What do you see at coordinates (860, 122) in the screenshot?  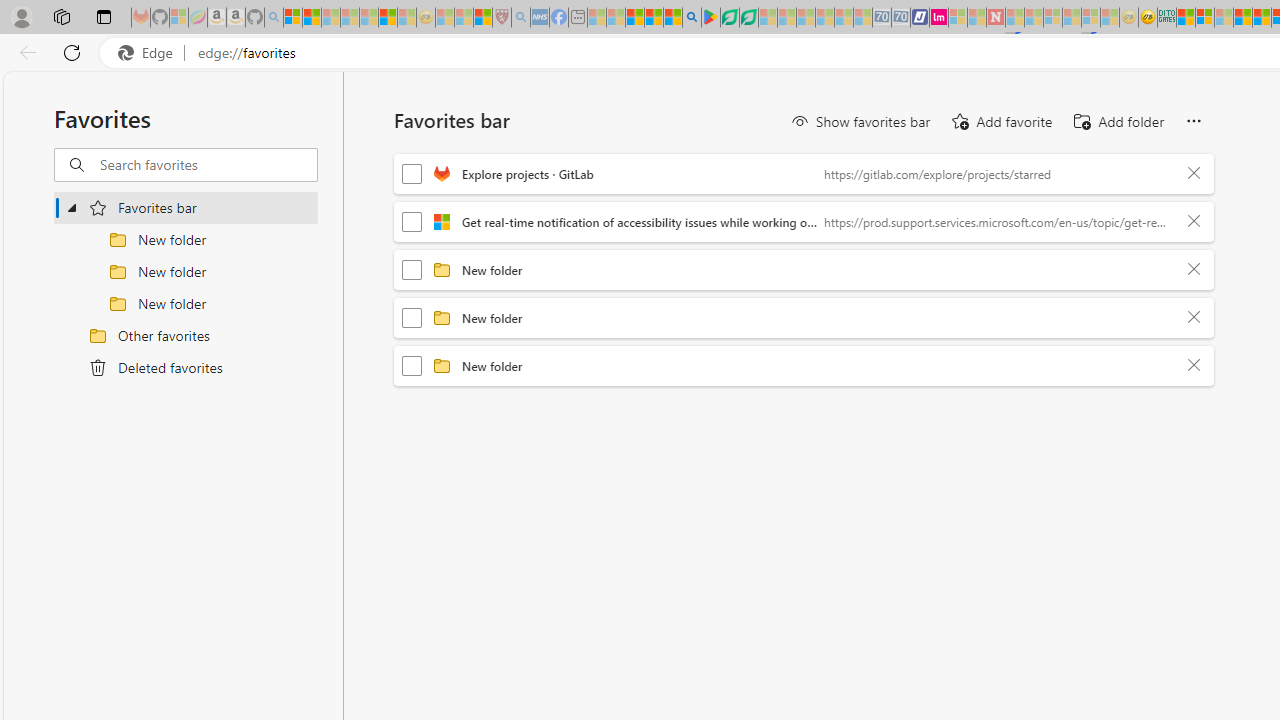 I see `'Show favorites bar'` at bounding box center [860, 122].